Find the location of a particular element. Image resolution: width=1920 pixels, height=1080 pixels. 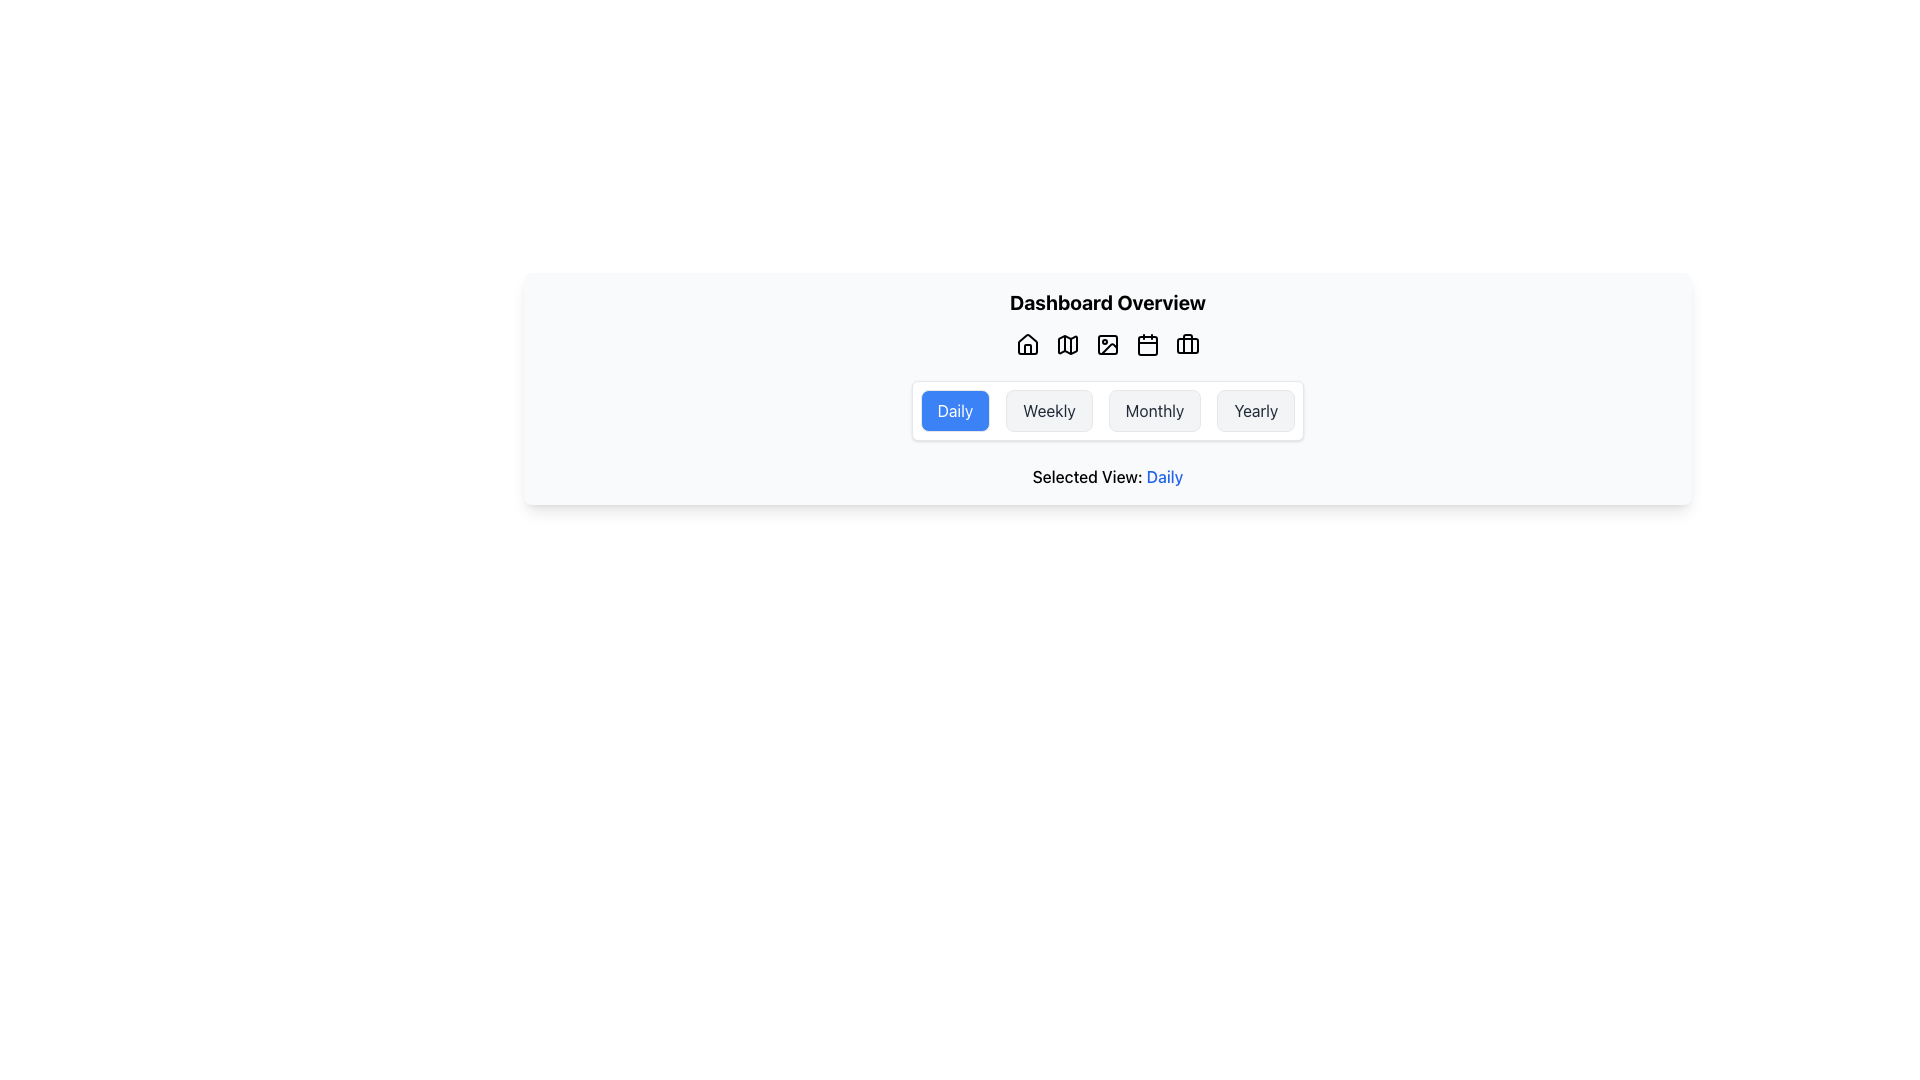

the fifth icon from the left in the horizontal icon bar below the 'Dashboard Overview' heading is located at coordinates (1147, 343).